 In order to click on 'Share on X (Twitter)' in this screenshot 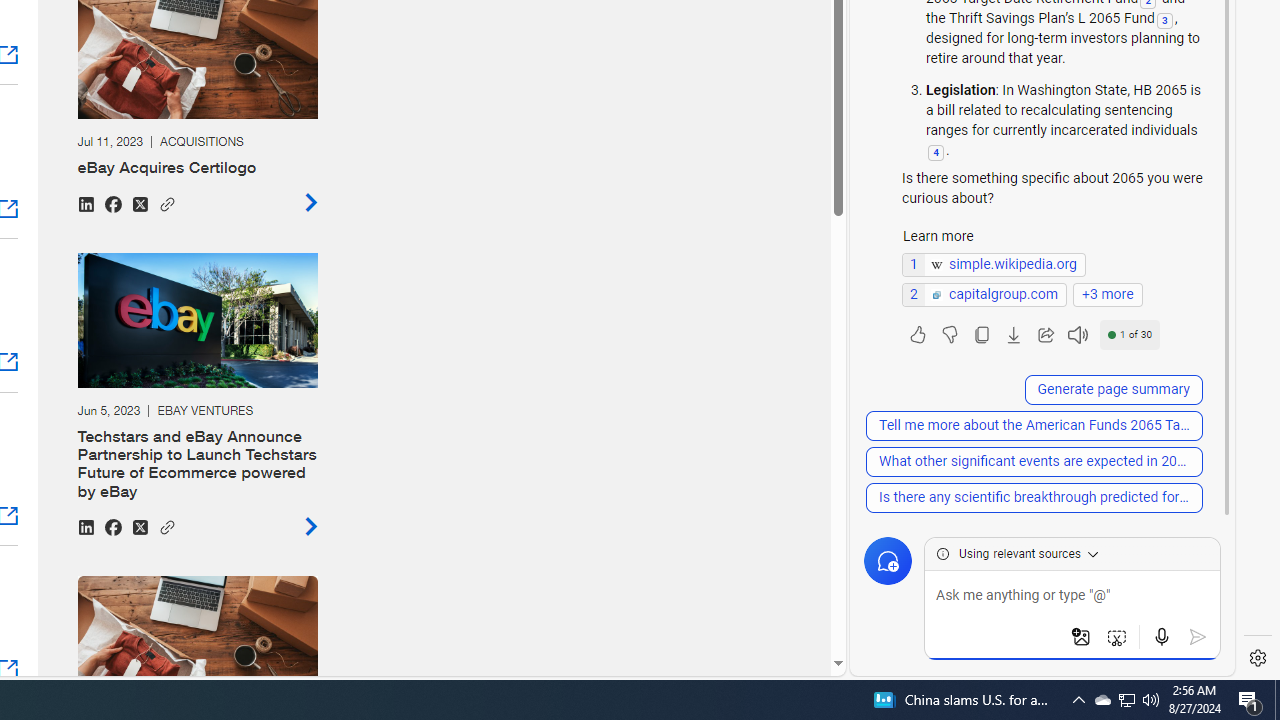, I will do `click(138, 525)`.